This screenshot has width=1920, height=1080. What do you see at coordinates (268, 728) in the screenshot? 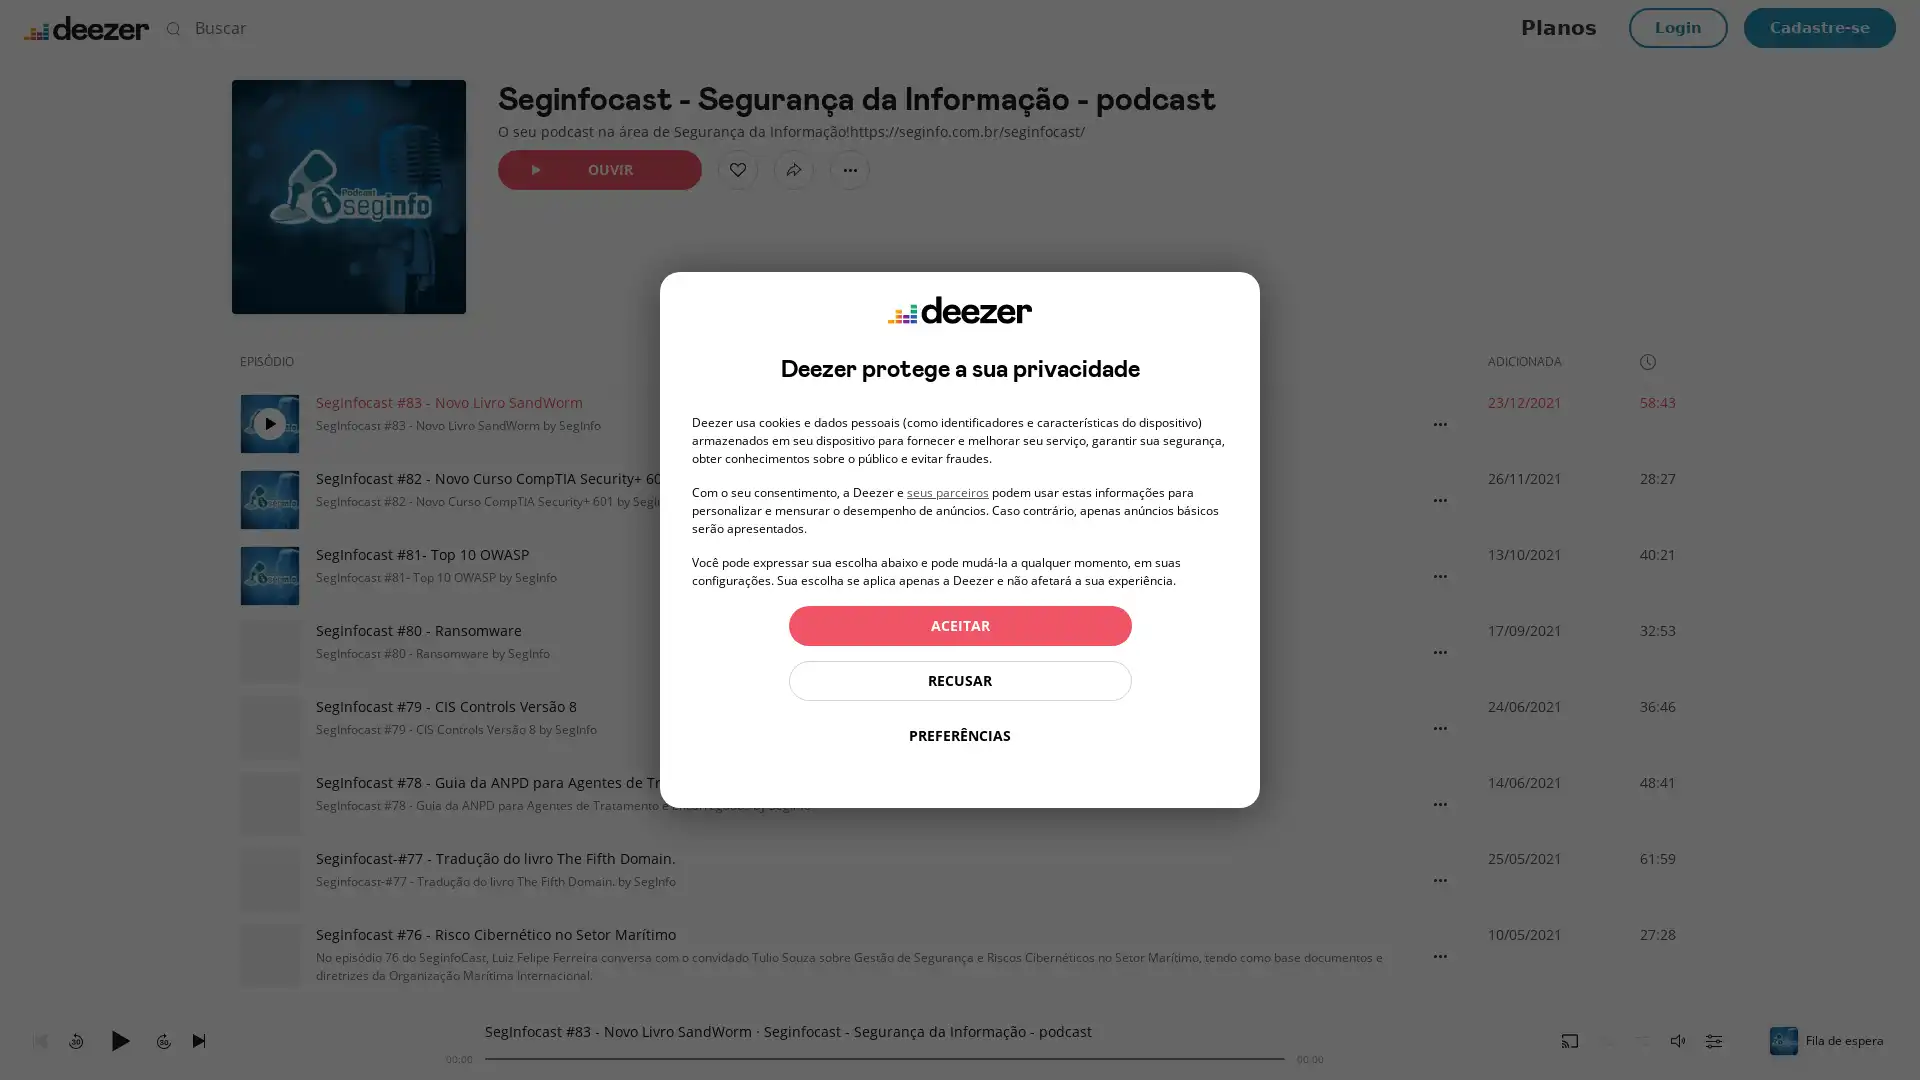
I see `Tocar SegInfocast #79 - CIS Controls Versao 8 por Seginfocast - Seguranca da Informacao - podcast` at bounding box center [268, 728].